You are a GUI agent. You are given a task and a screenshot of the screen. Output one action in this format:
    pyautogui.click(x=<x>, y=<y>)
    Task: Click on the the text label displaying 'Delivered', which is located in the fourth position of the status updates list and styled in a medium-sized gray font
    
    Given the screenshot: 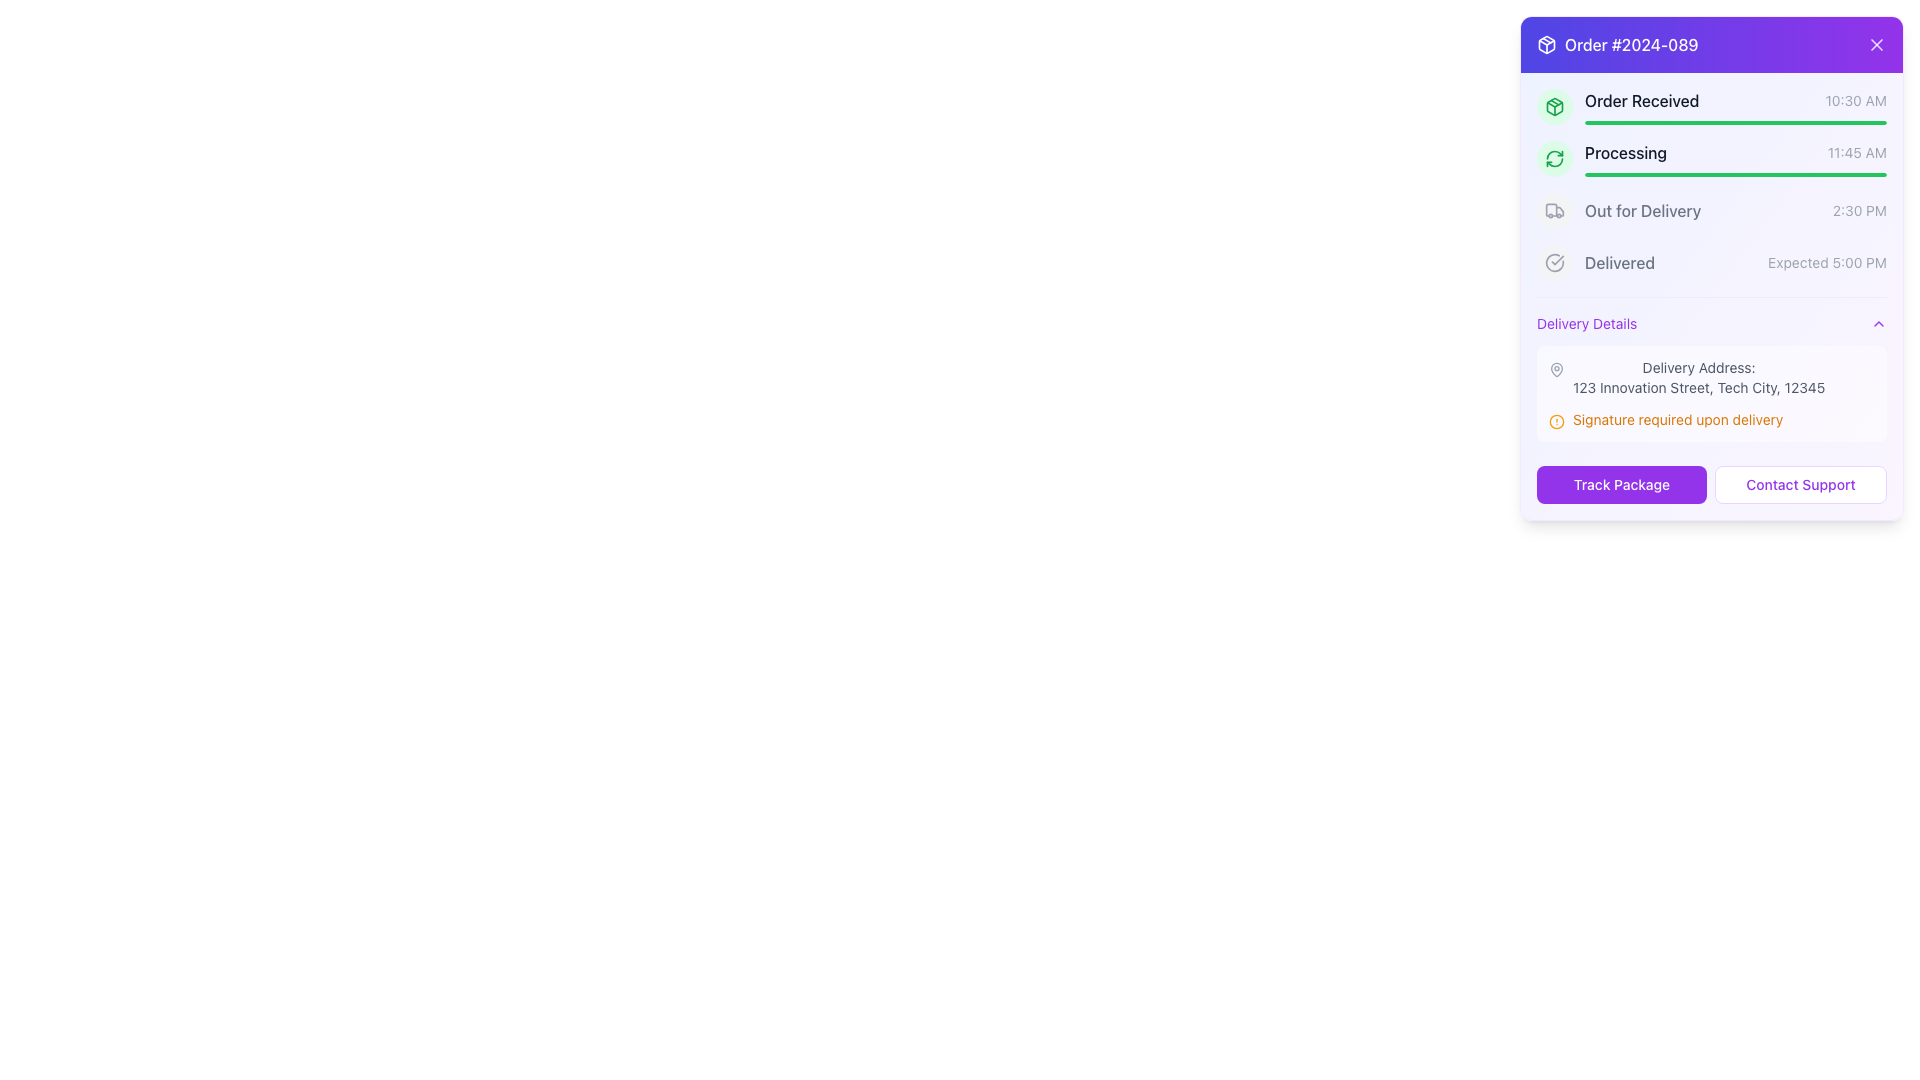 What is the action you would take?
    pyautogui.click(x=1620, y=261)
    